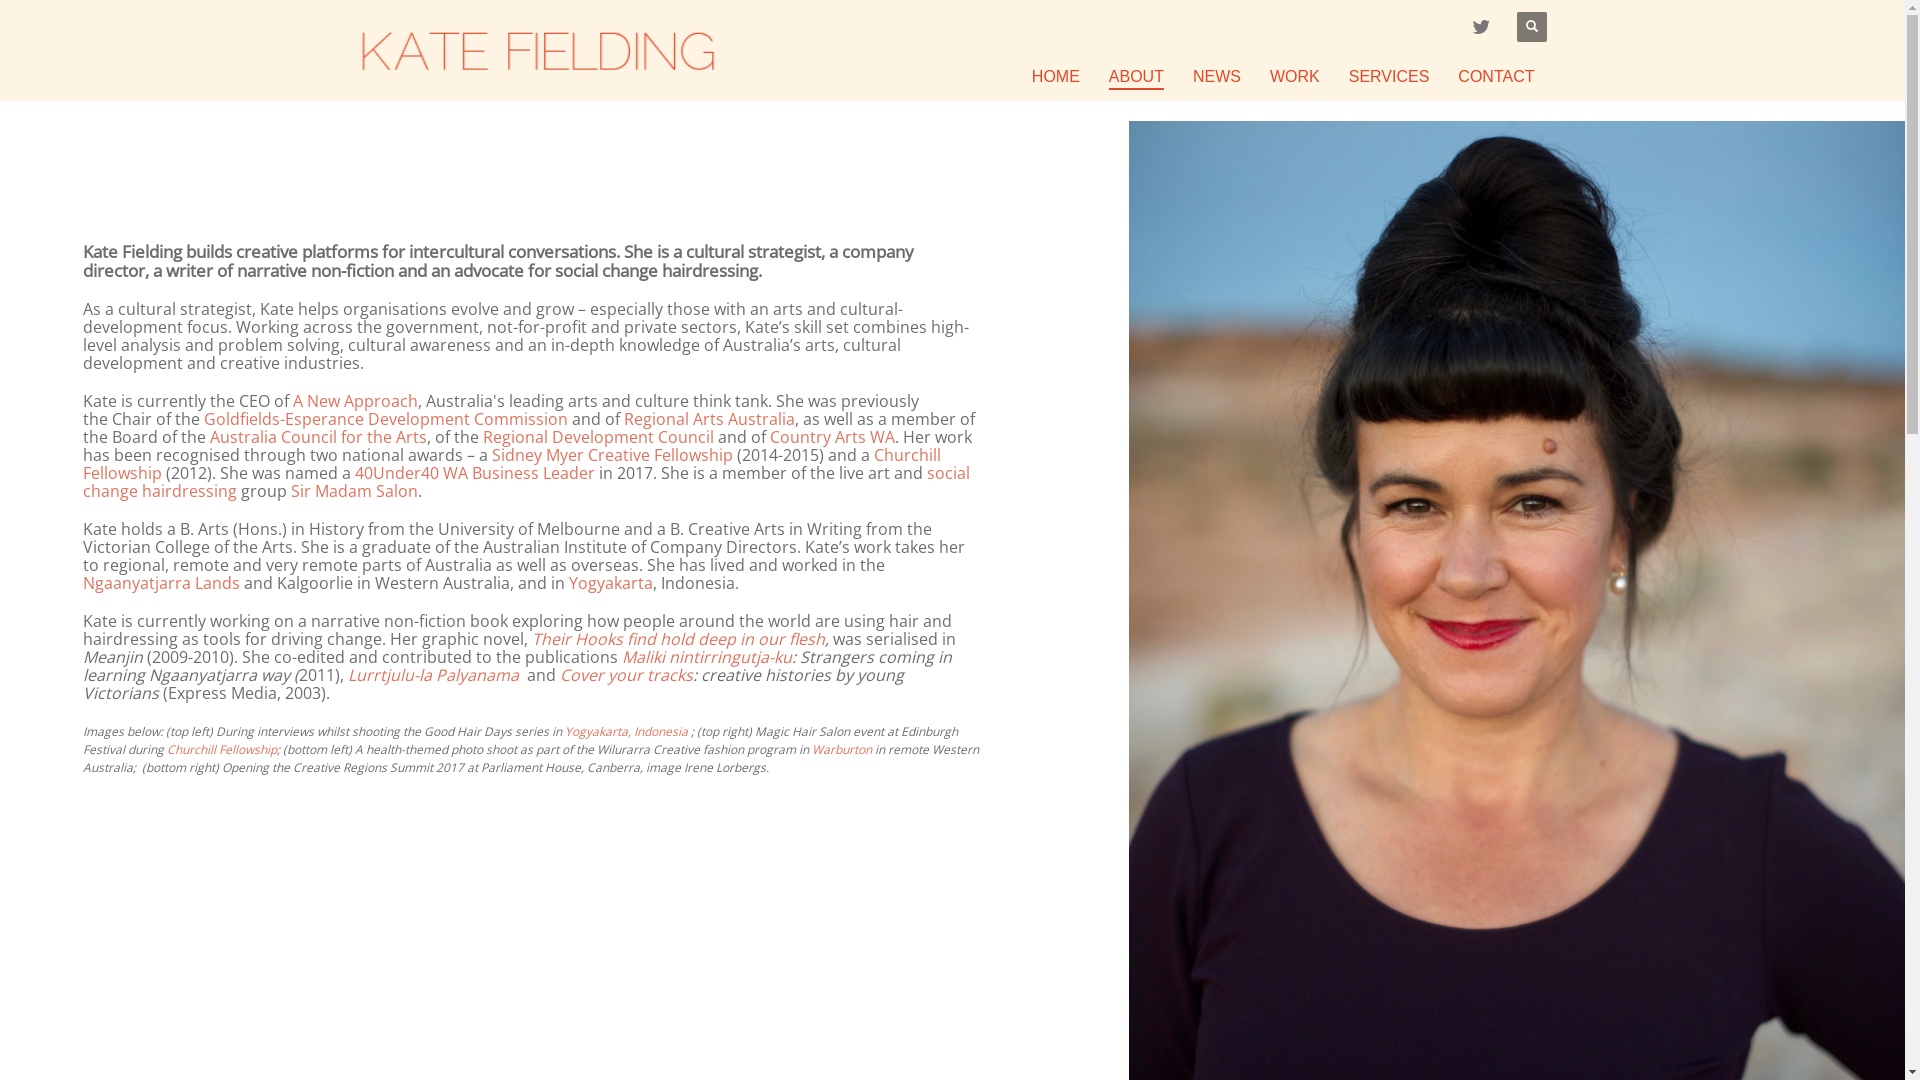  Describe the element at coordinates (841, 749) in the screenshot. I see `'Warburton'` at that location.